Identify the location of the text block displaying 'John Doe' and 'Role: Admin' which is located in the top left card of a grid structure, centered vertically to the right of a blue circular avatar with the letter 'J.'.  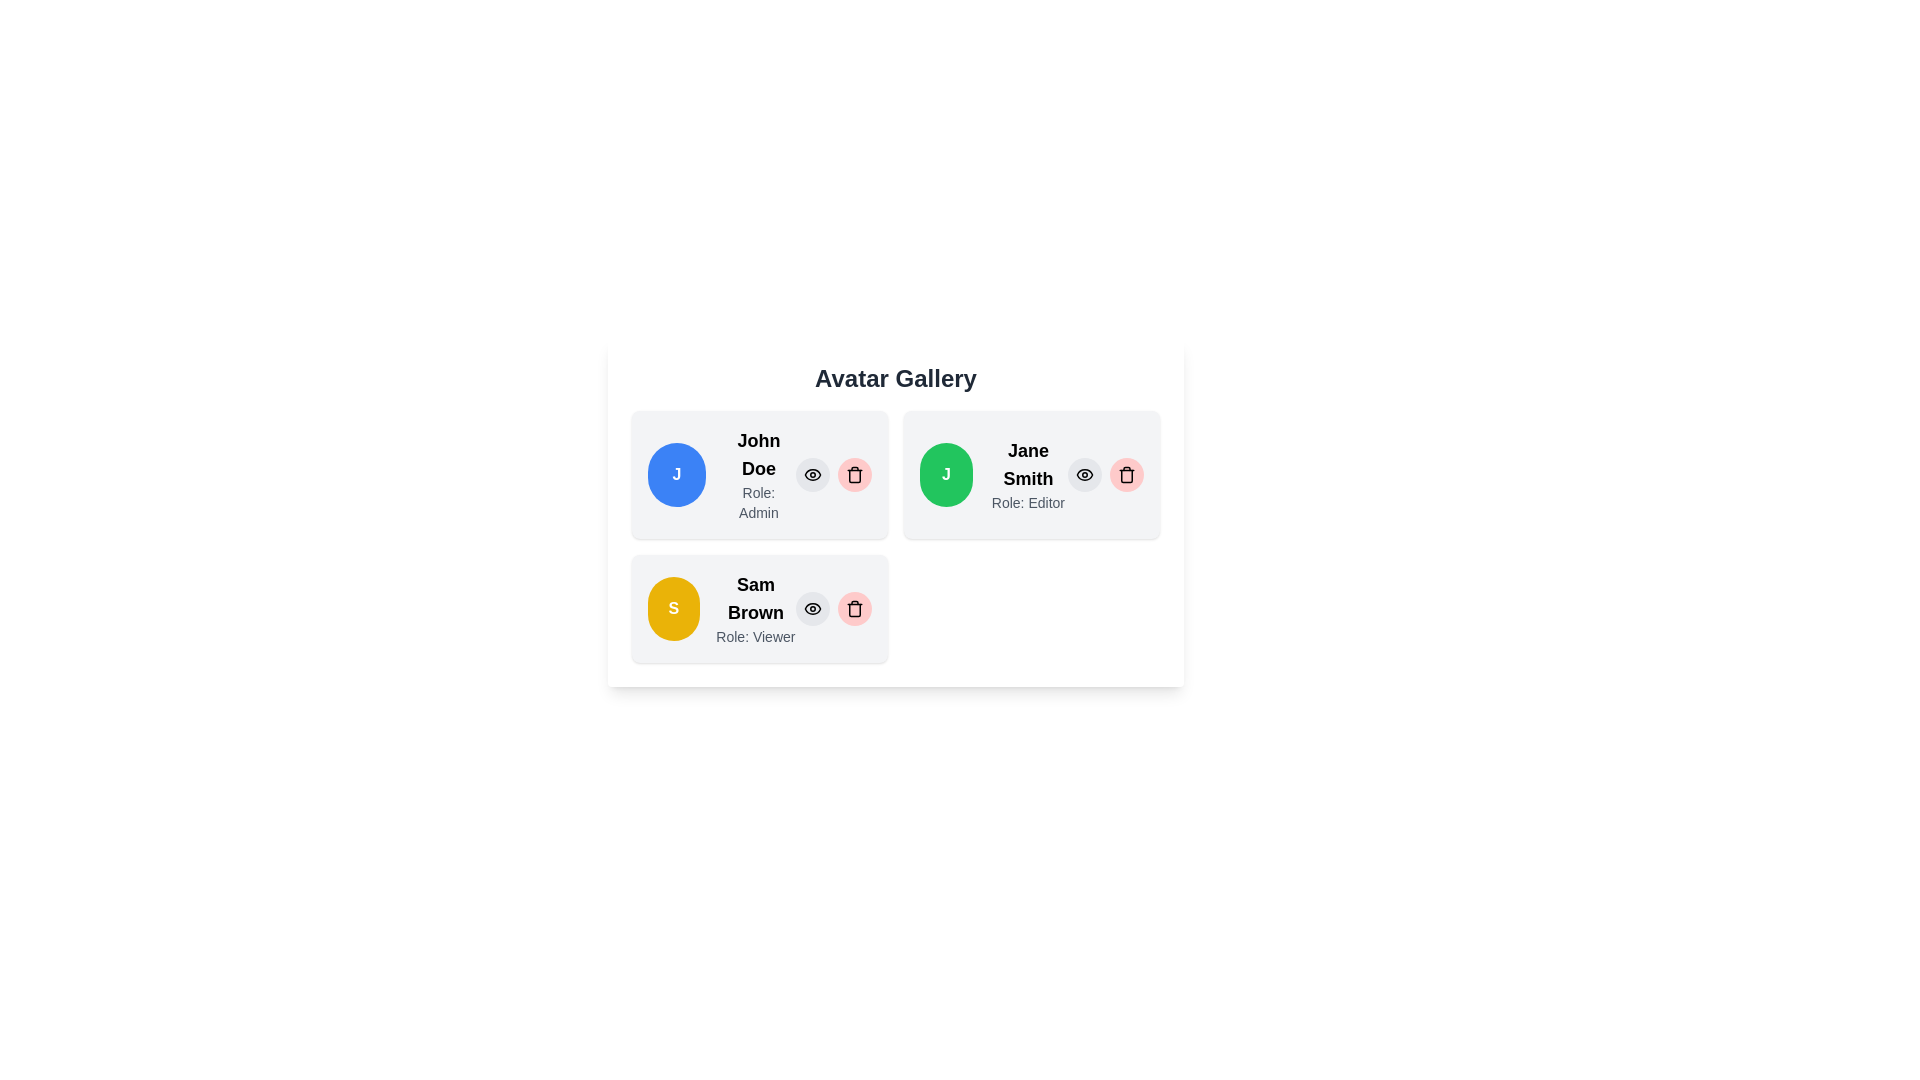
(757, 474).